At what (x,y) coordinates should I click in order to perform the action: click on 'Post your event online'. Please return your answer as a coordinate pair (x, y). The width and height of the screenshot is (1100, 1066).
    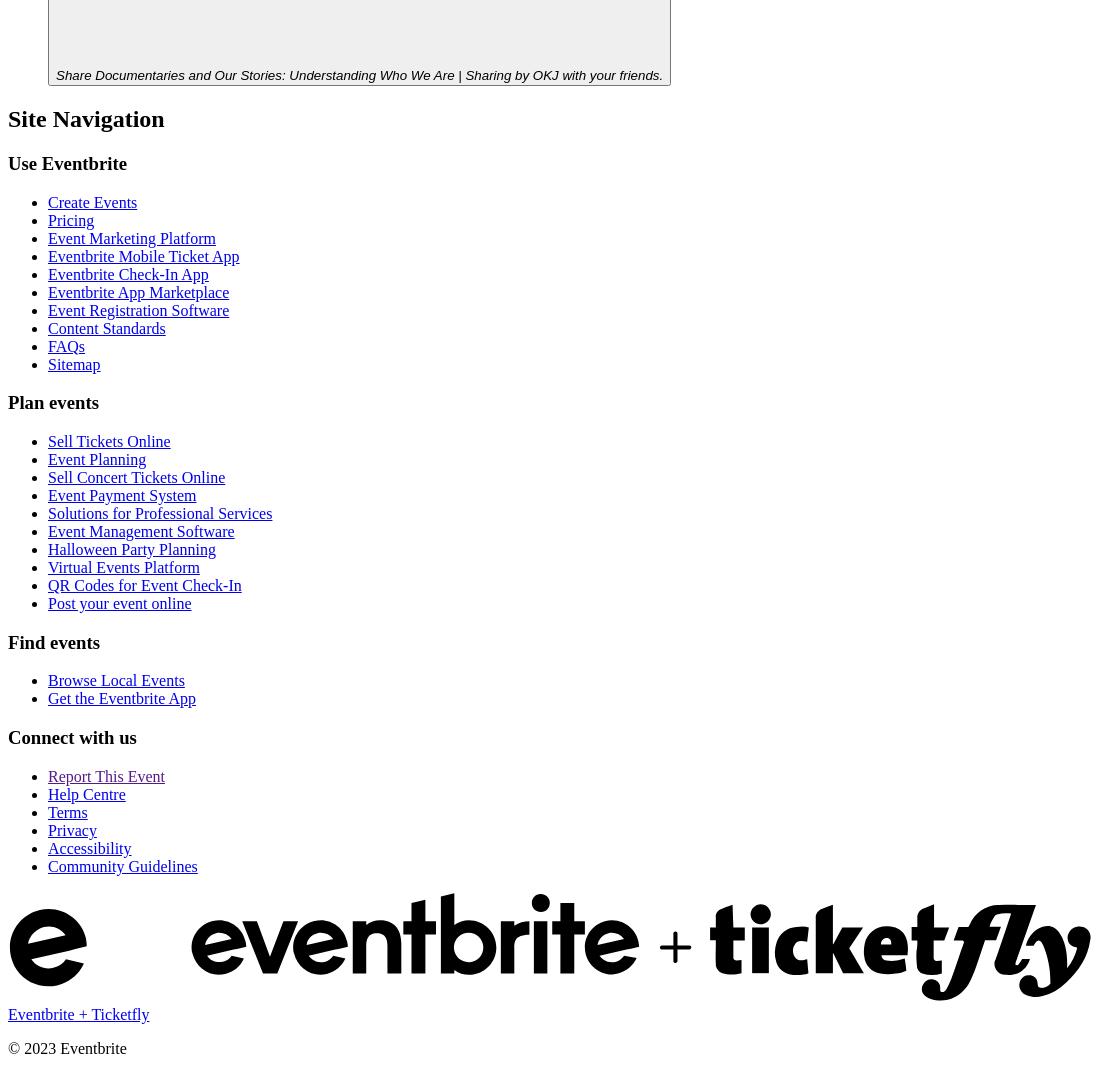
    Looking at the image, I should click on (119, 601).